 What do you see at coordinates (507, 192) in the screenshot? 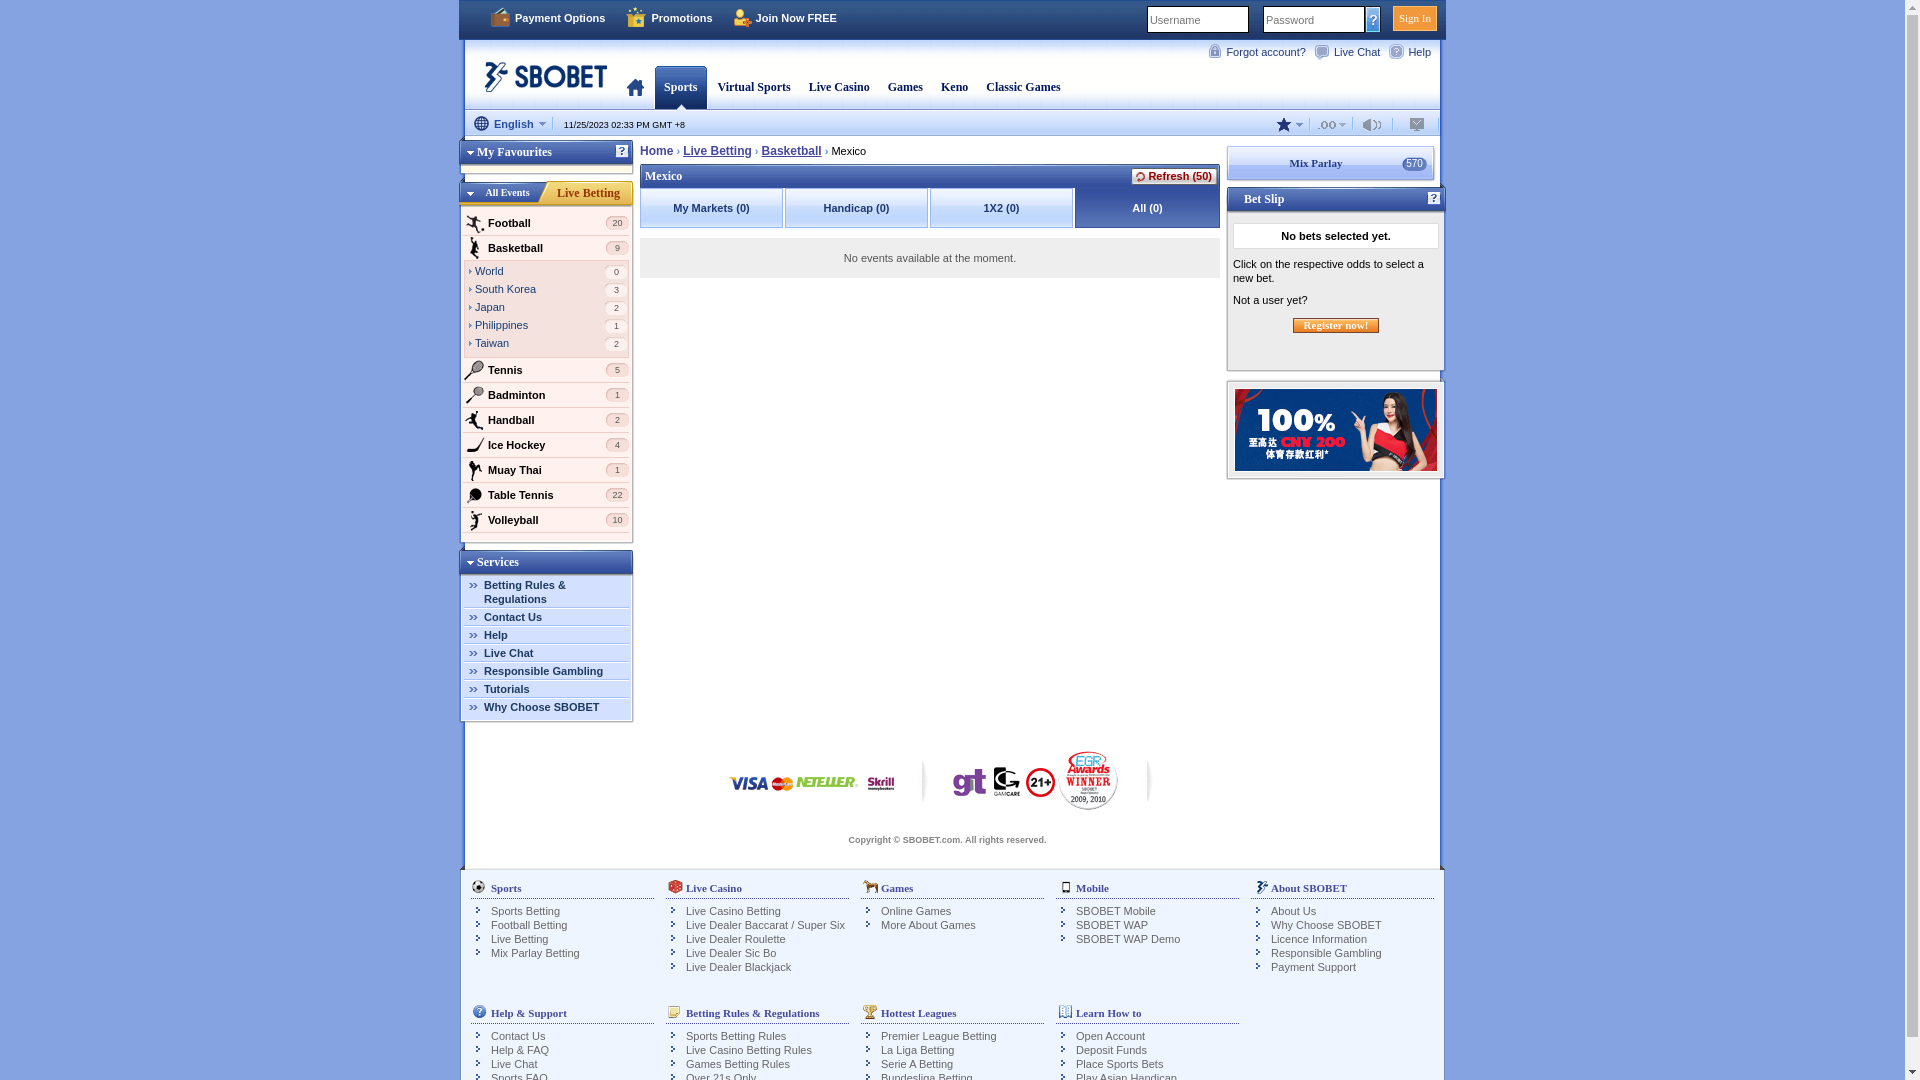
I see `'All Events'` at bounding box center [507, 192].